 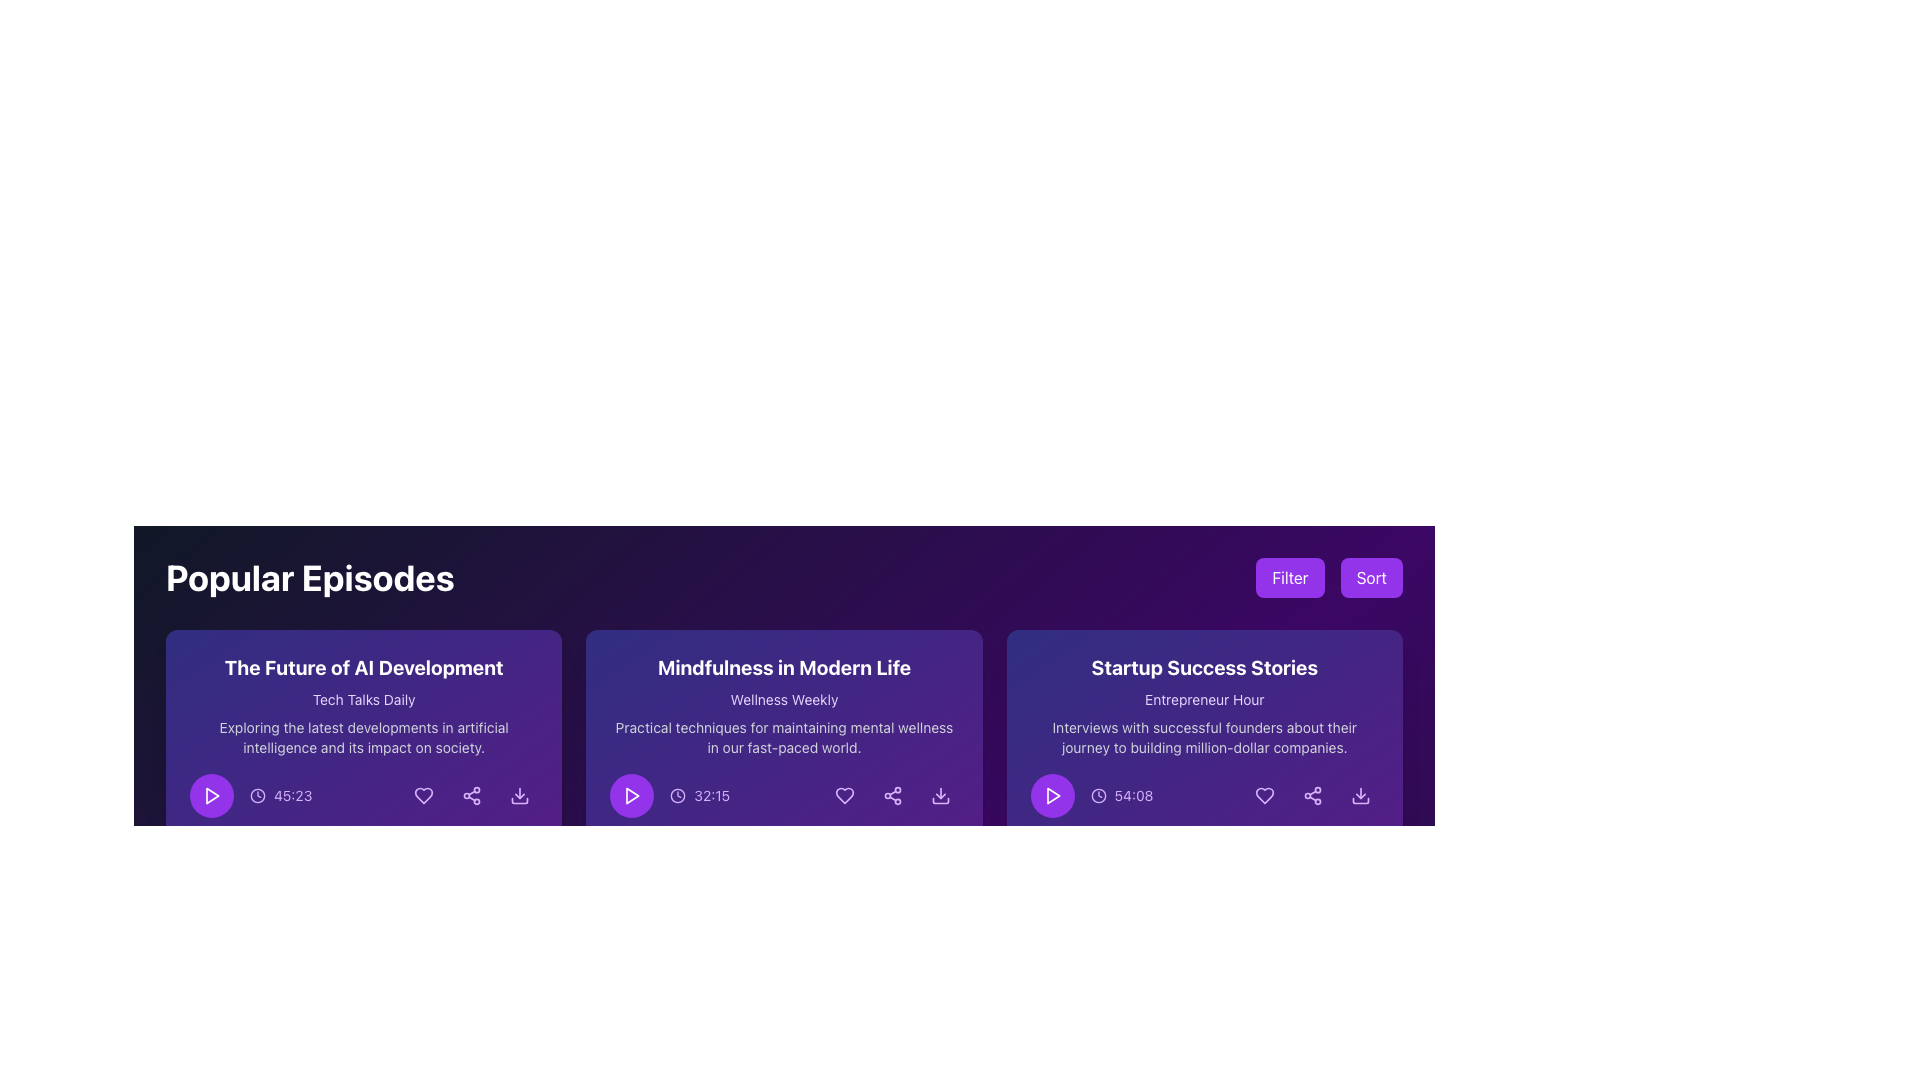 I want to click on the heart-shaped icon in the toolbar of the 'Mindfulness in Modern Life' podcast card, so click(x=844, y=794).